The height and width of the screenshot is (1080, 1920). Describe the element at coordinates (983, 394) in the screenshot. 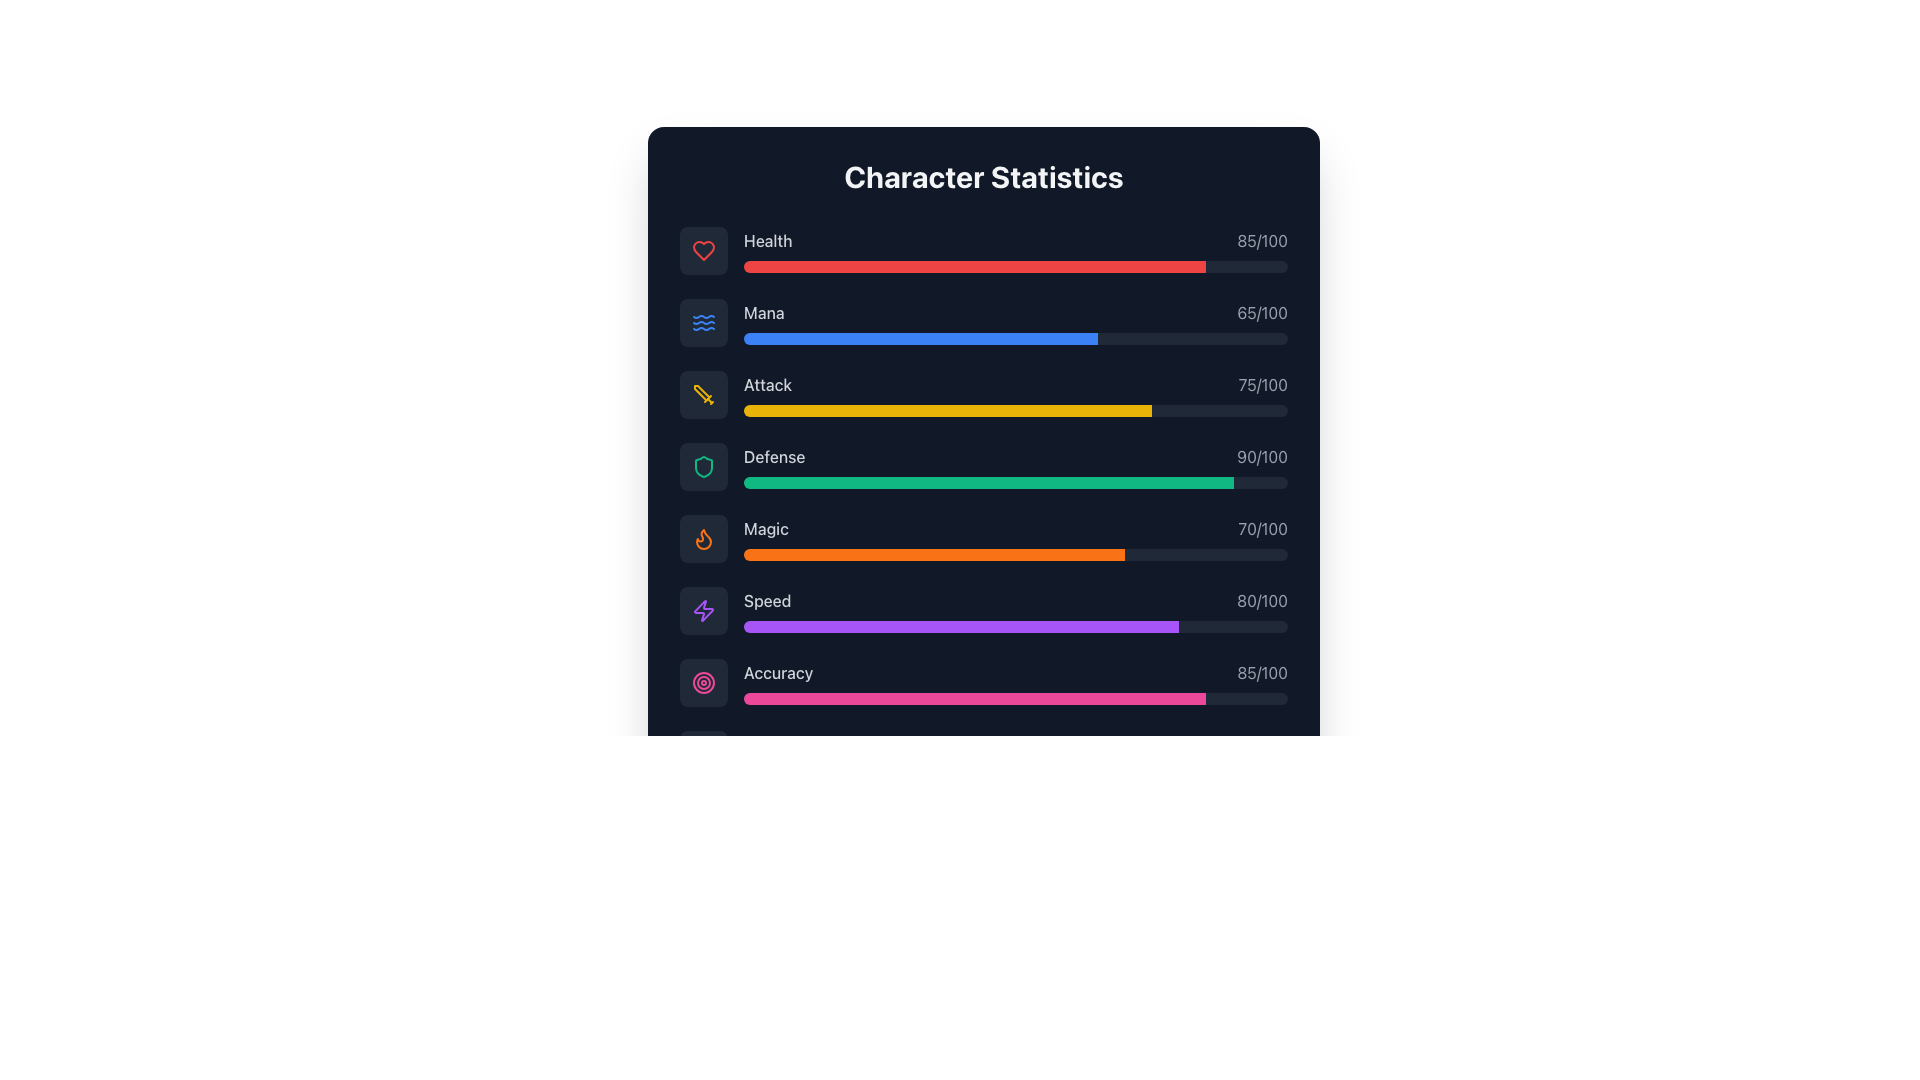

I see `the Statistic Display Component showing an attack statistic with a sword icon and a progress bar indicating 75/100, located under 'Character Statistics'` at that location.